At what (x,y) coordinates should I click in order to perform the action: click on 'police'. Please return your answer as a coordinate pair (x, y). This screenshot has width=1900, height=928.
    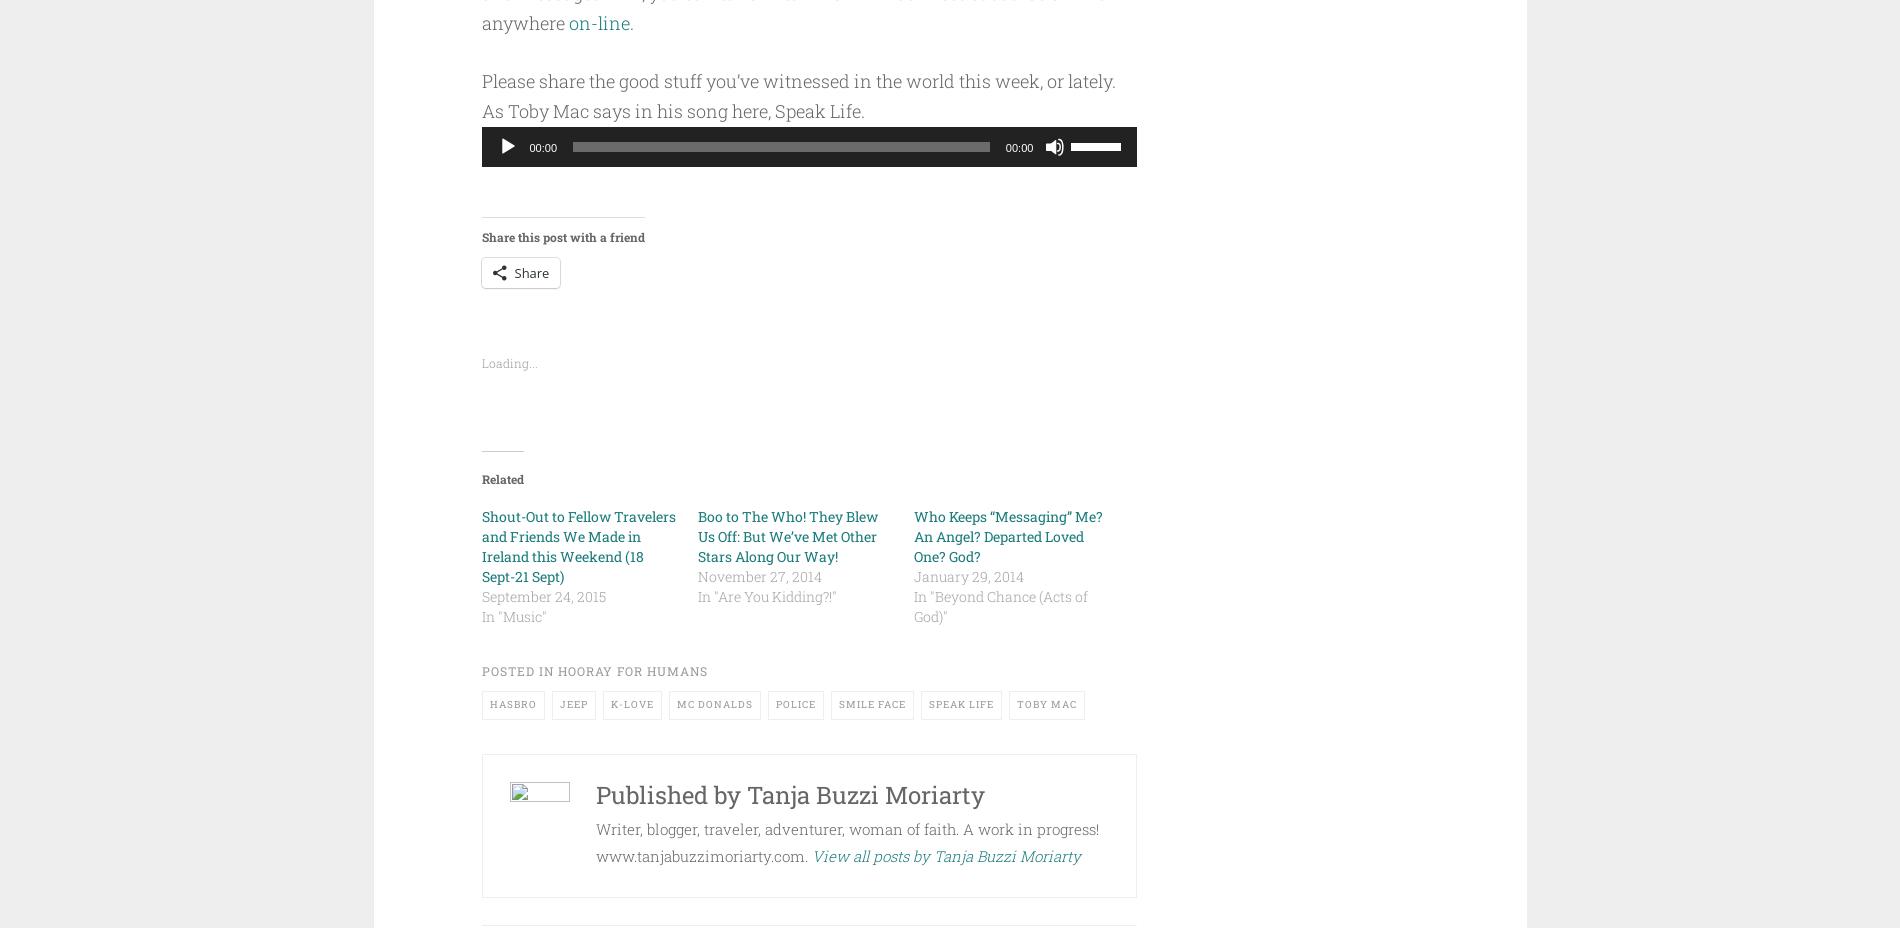
    Looking at the image, I should click on (774, 703).